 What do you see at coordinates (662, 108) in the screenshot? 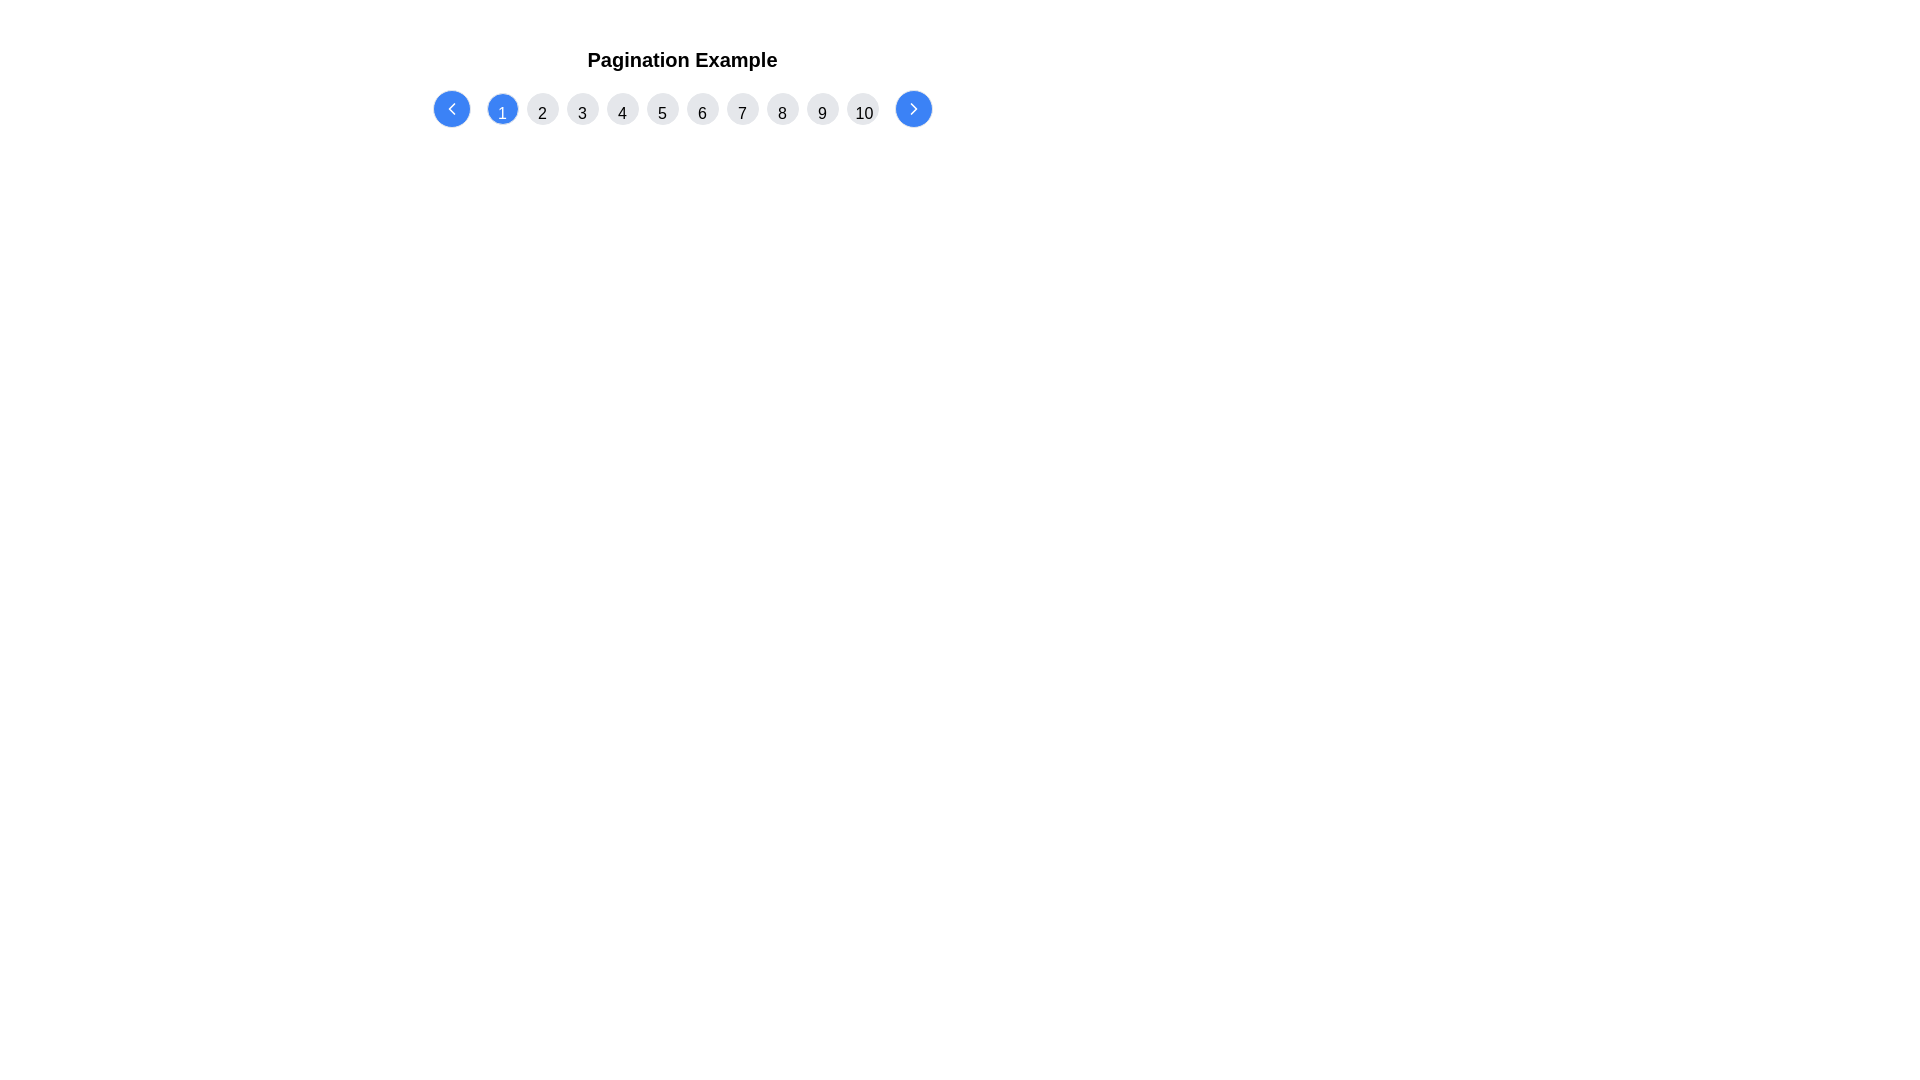
I see `the fifth pagination button` at bounding box center [662, 108].